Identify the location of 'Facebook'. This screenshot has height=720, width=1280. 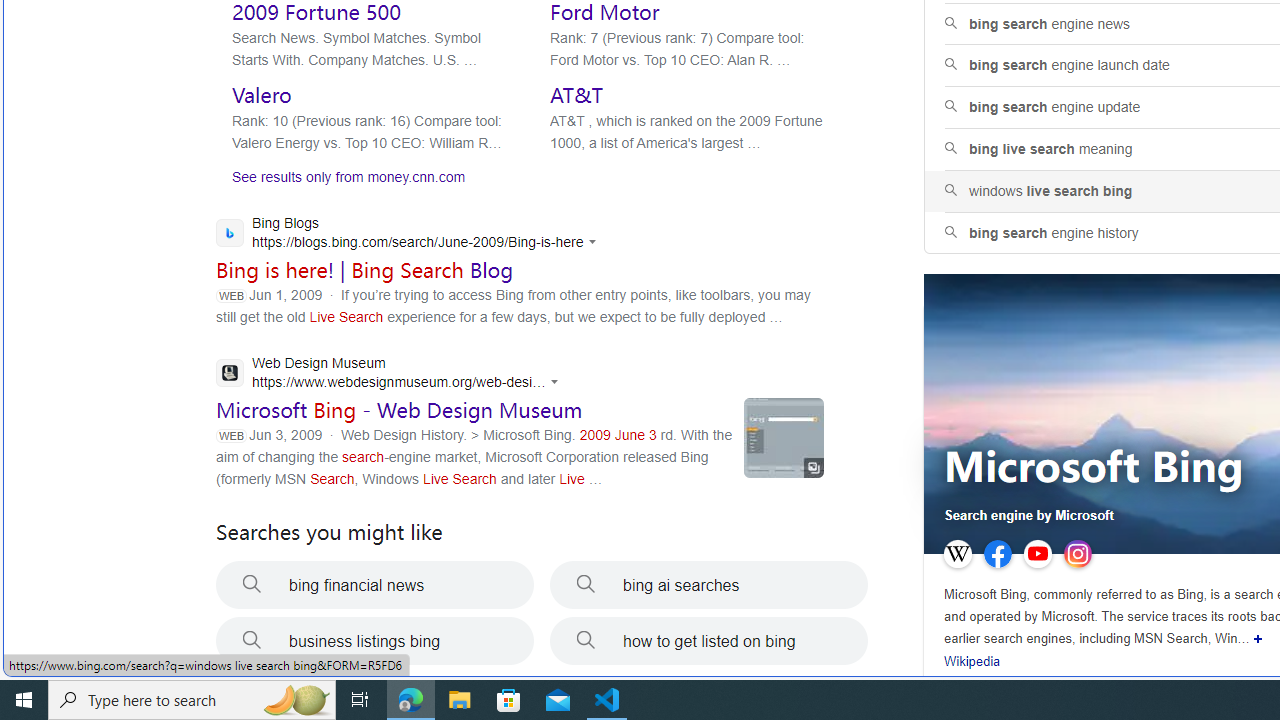
(998, 554).